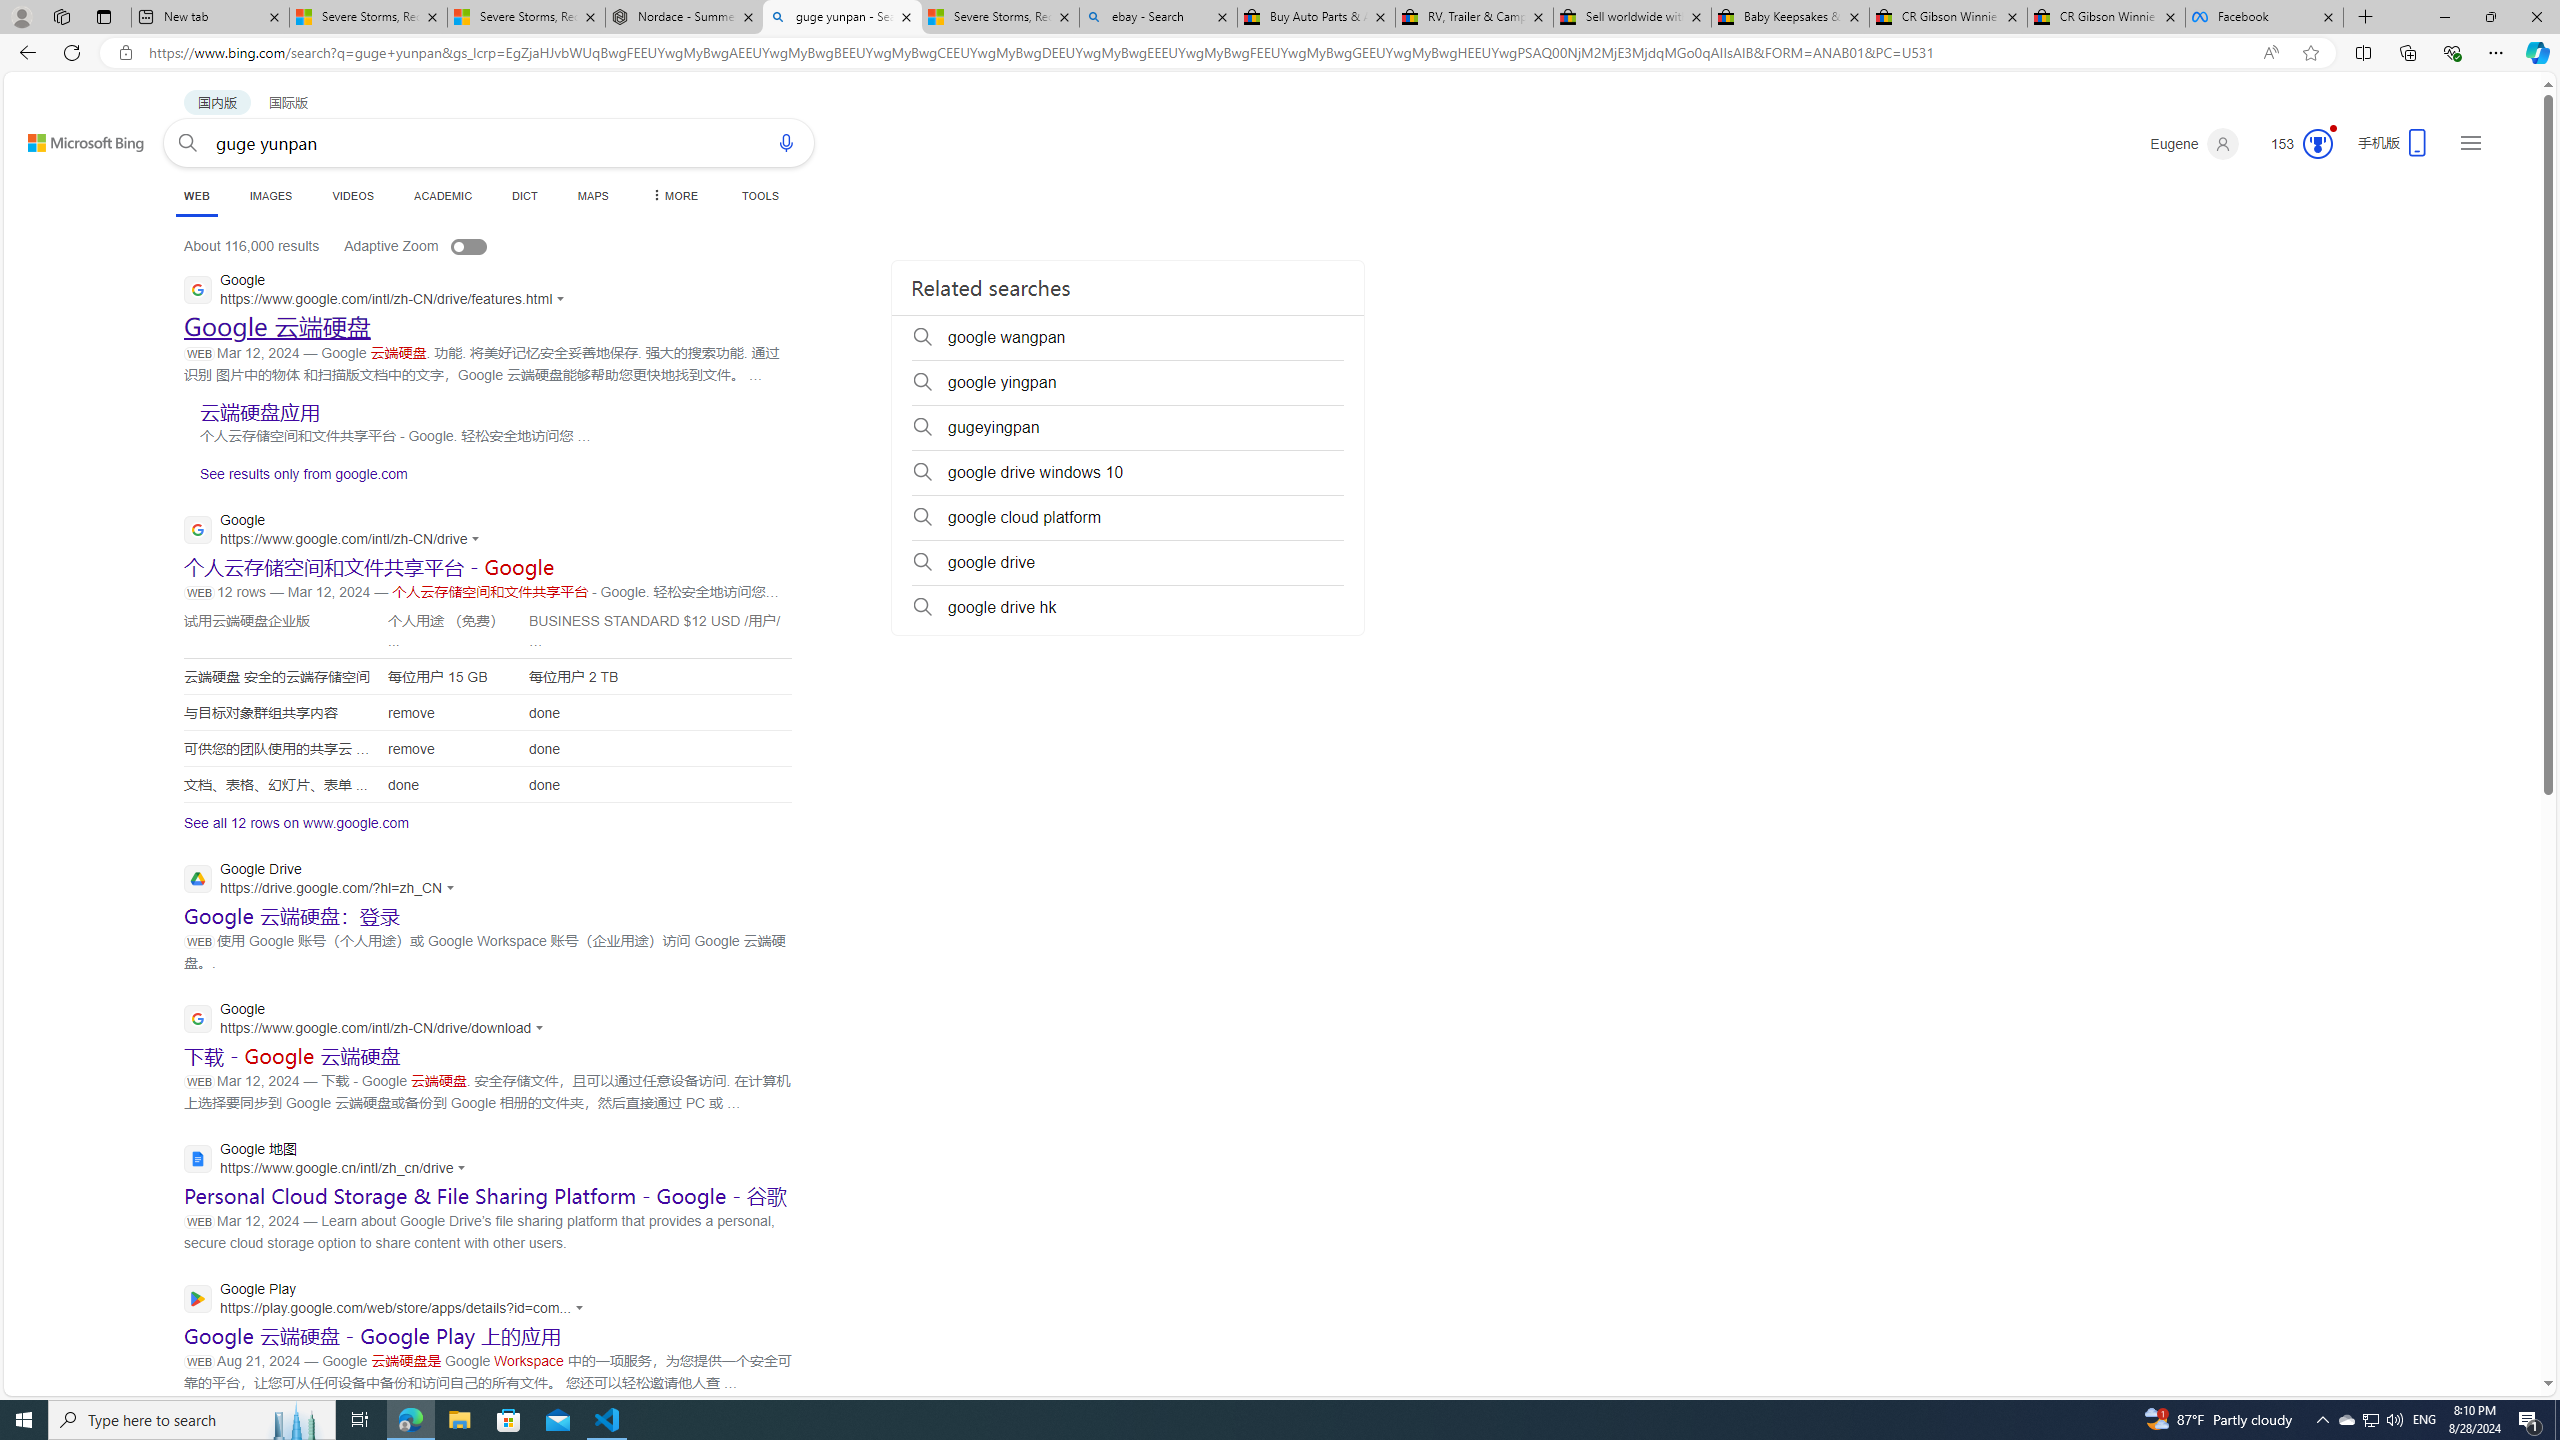 The height and width of the screenshot is (1440, 2560). Describe the element at coordinates (2406, 51) in the screenshot. I see `'Collections'` at that location.